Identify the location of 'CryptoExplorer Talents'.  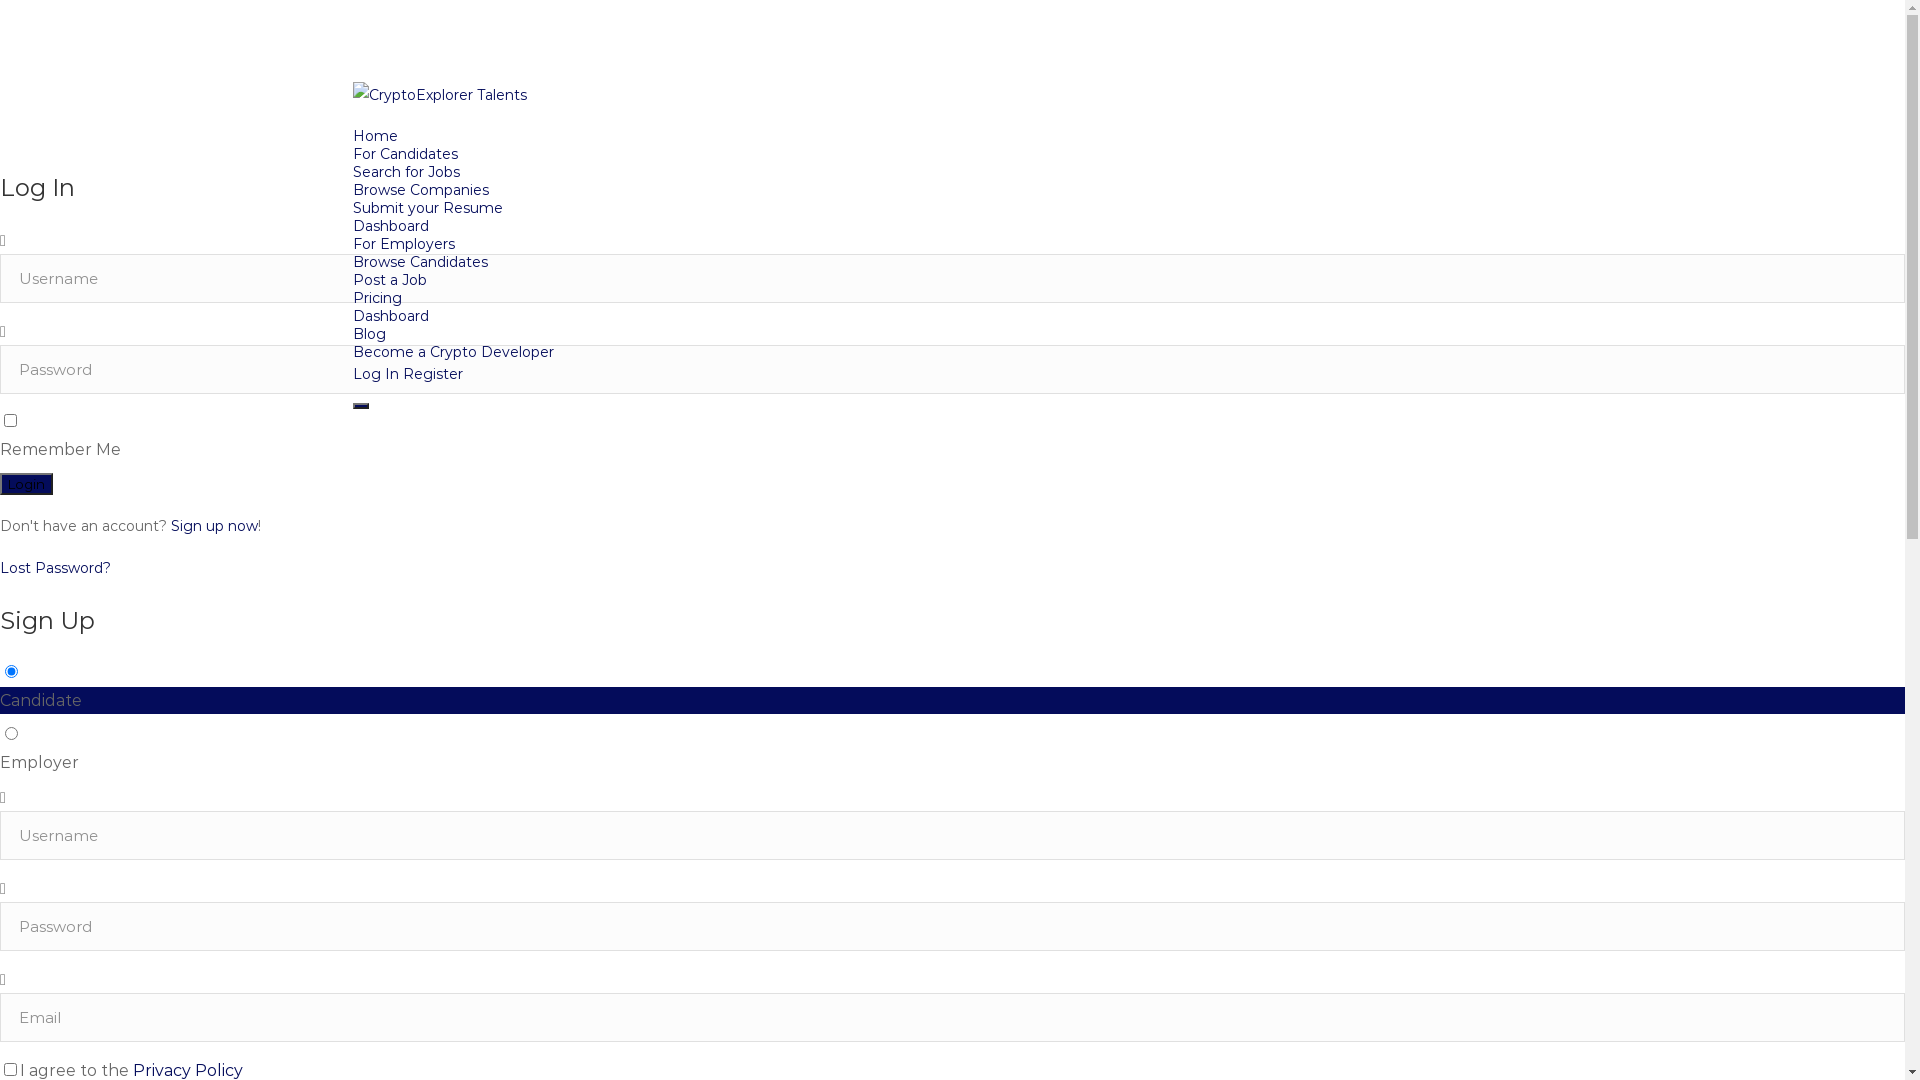
(950, 104).